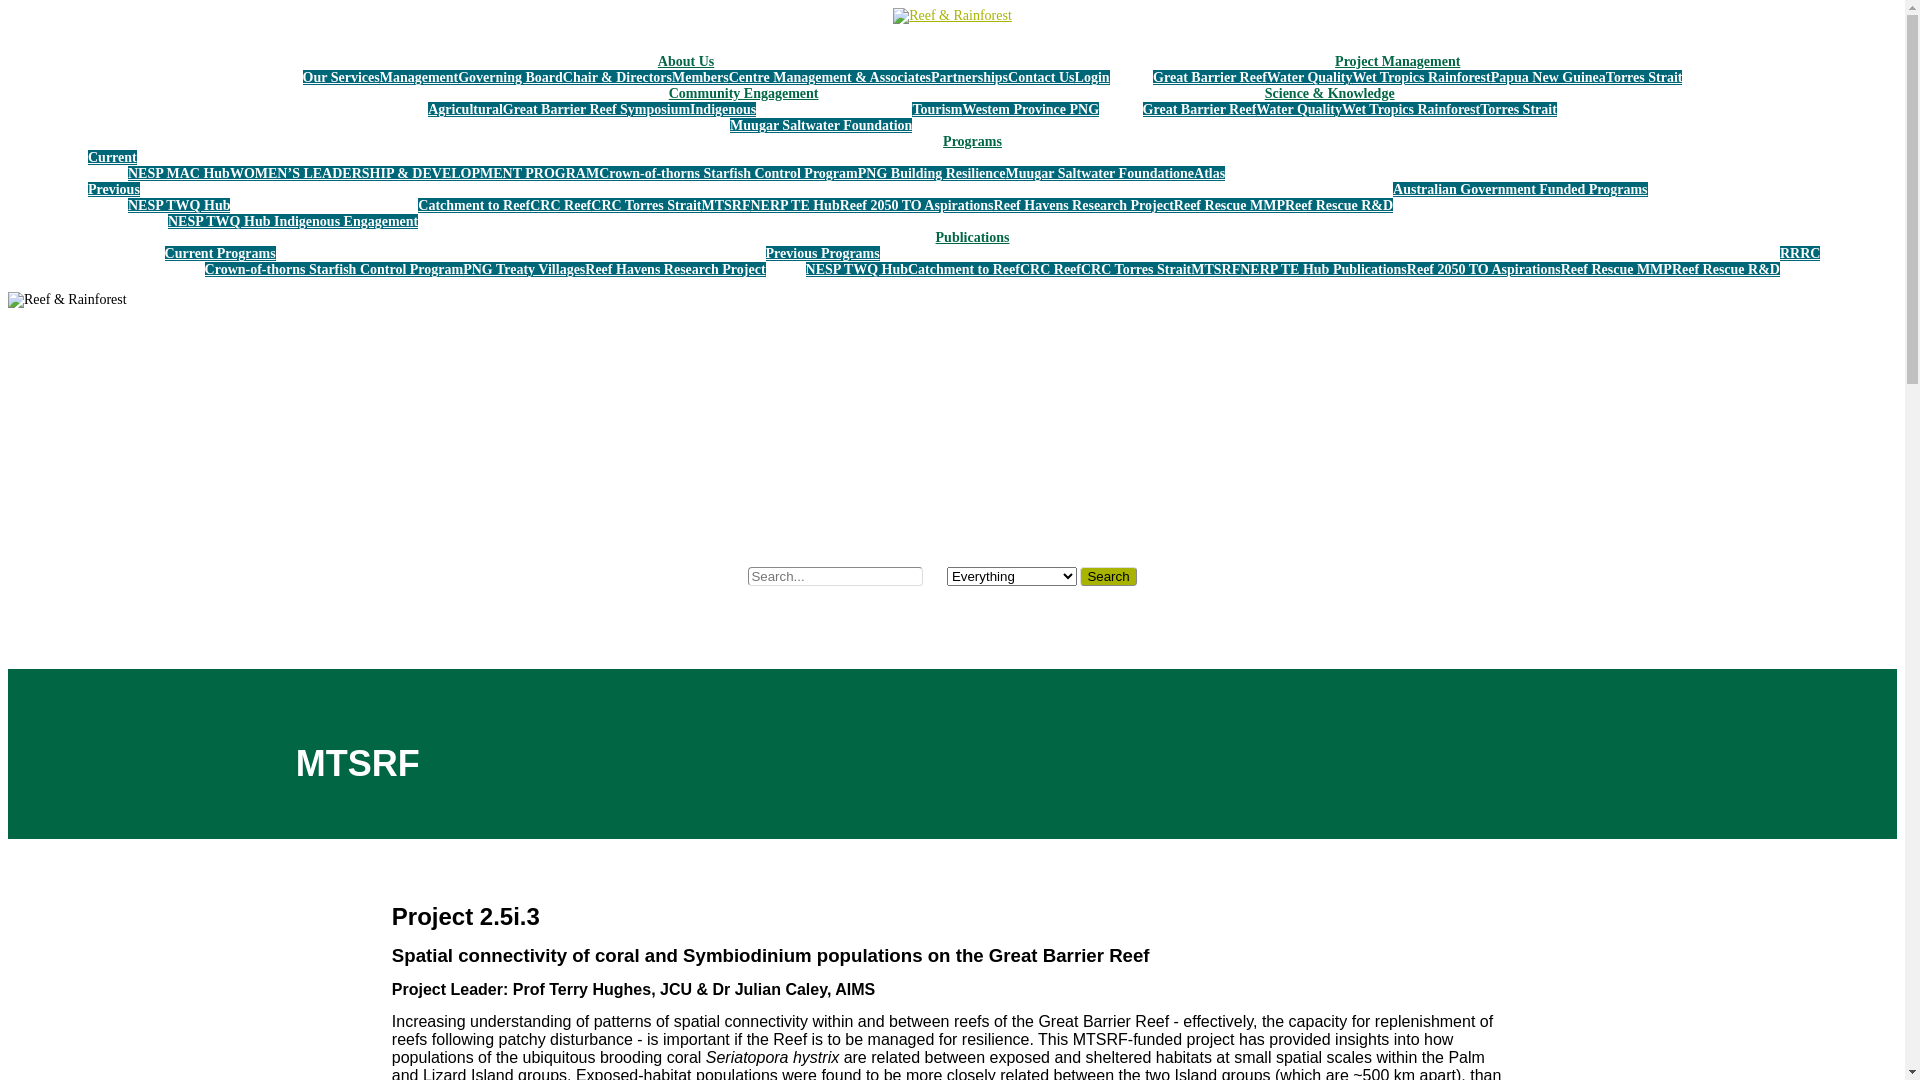  I want to click on 'Project Management', so click(1396, 60).